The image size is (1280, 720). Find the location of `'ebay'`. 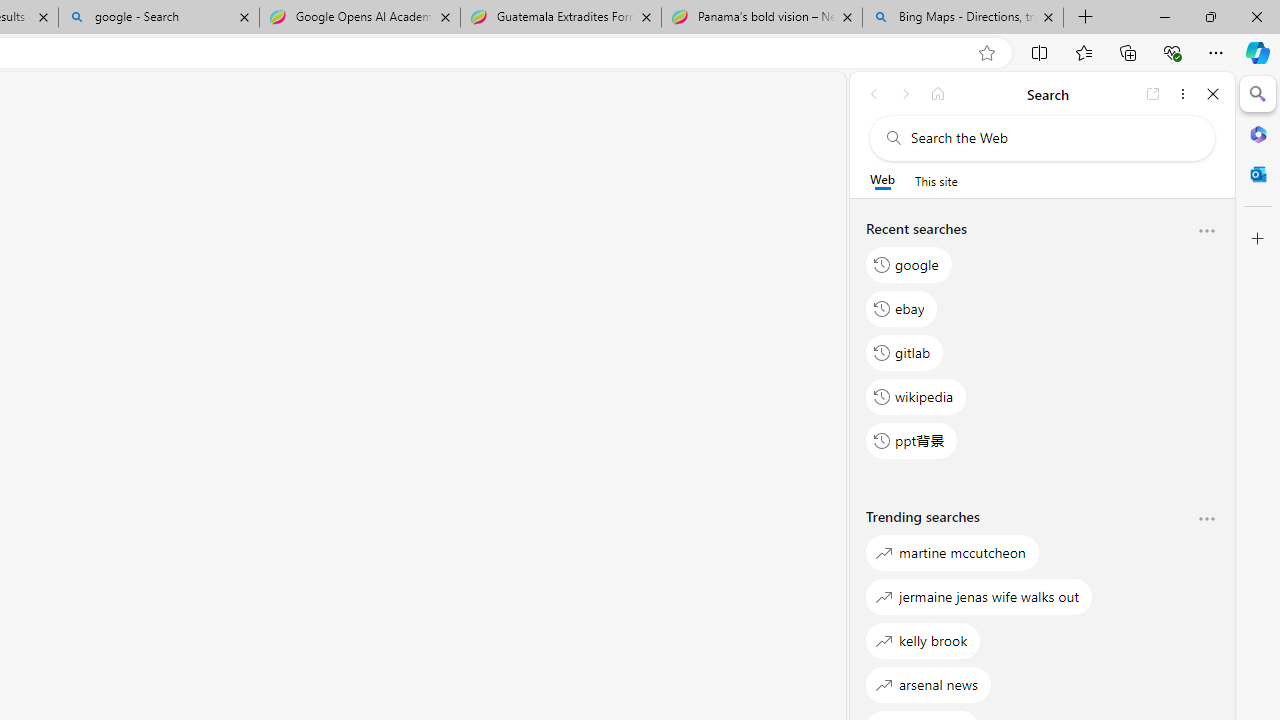

'ebay' is located at coordinates (901, 308).